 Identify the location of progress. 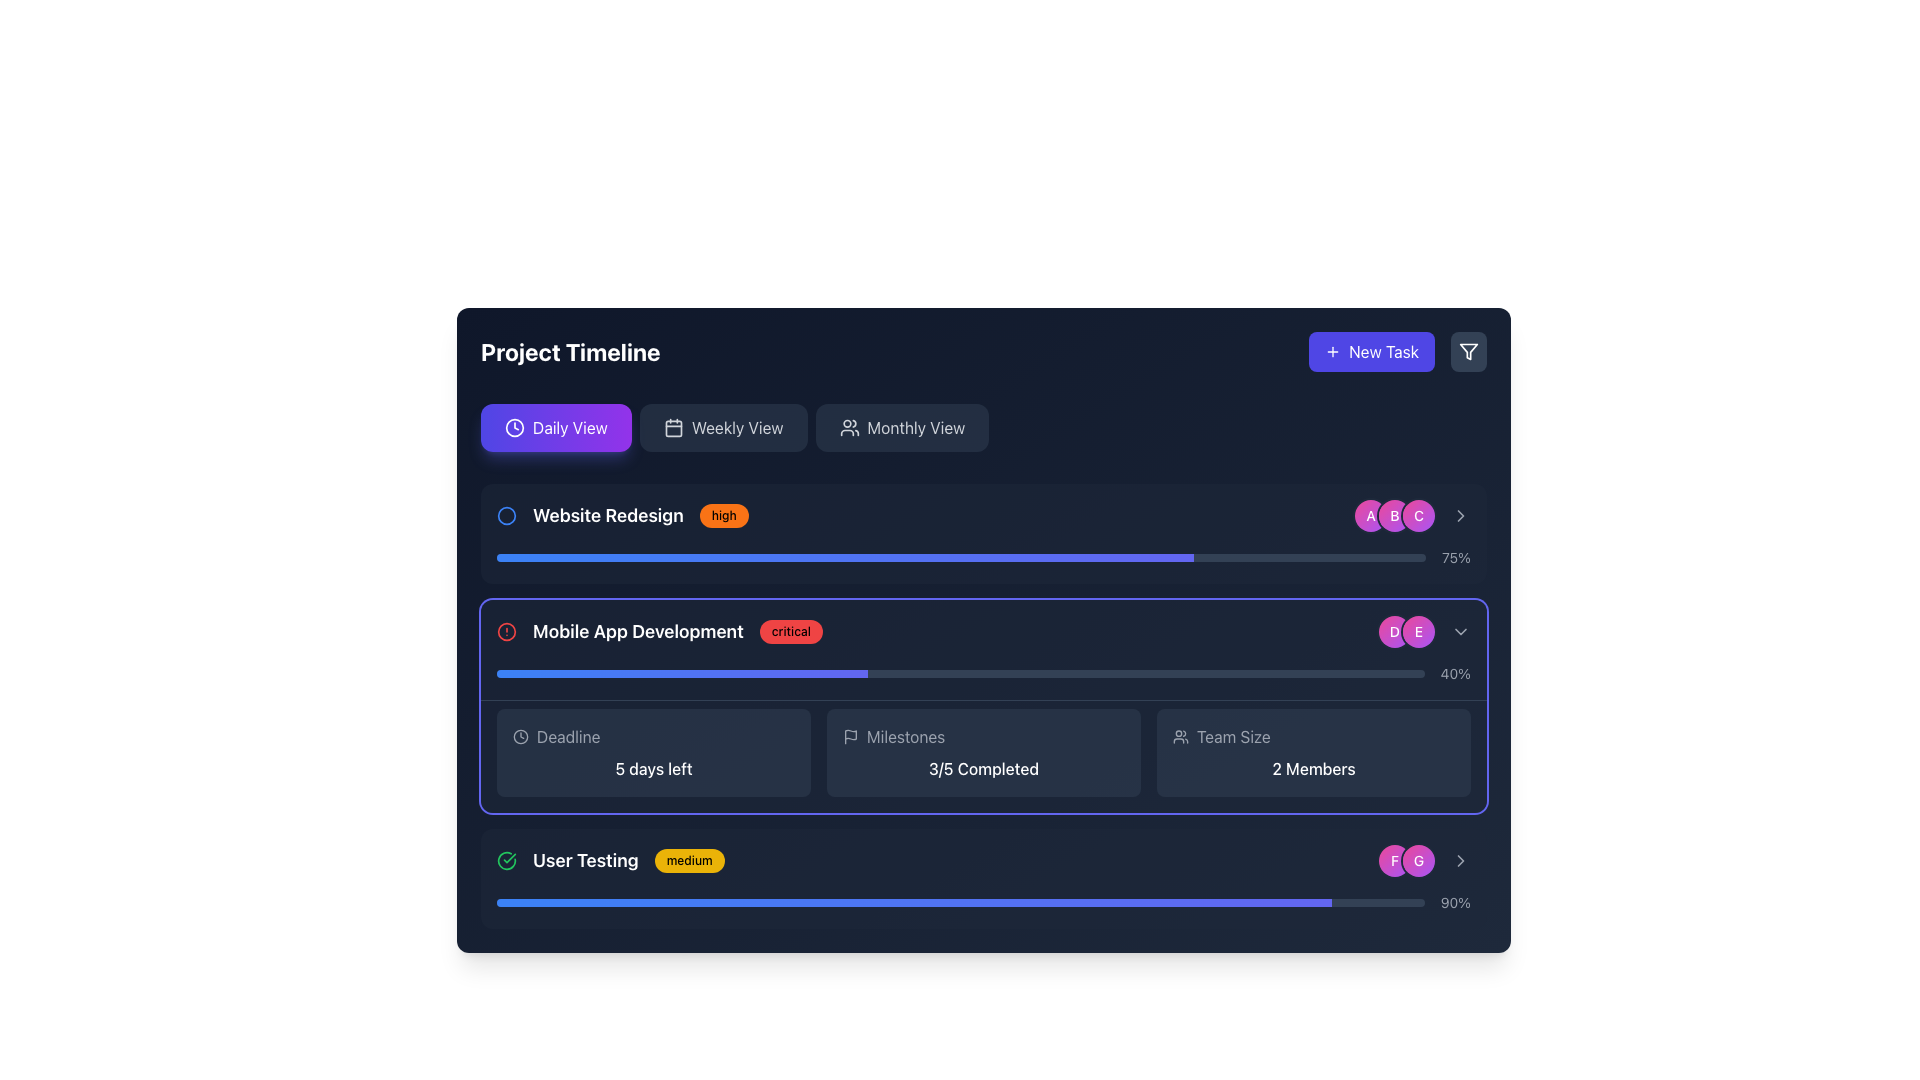
(1152, 558).